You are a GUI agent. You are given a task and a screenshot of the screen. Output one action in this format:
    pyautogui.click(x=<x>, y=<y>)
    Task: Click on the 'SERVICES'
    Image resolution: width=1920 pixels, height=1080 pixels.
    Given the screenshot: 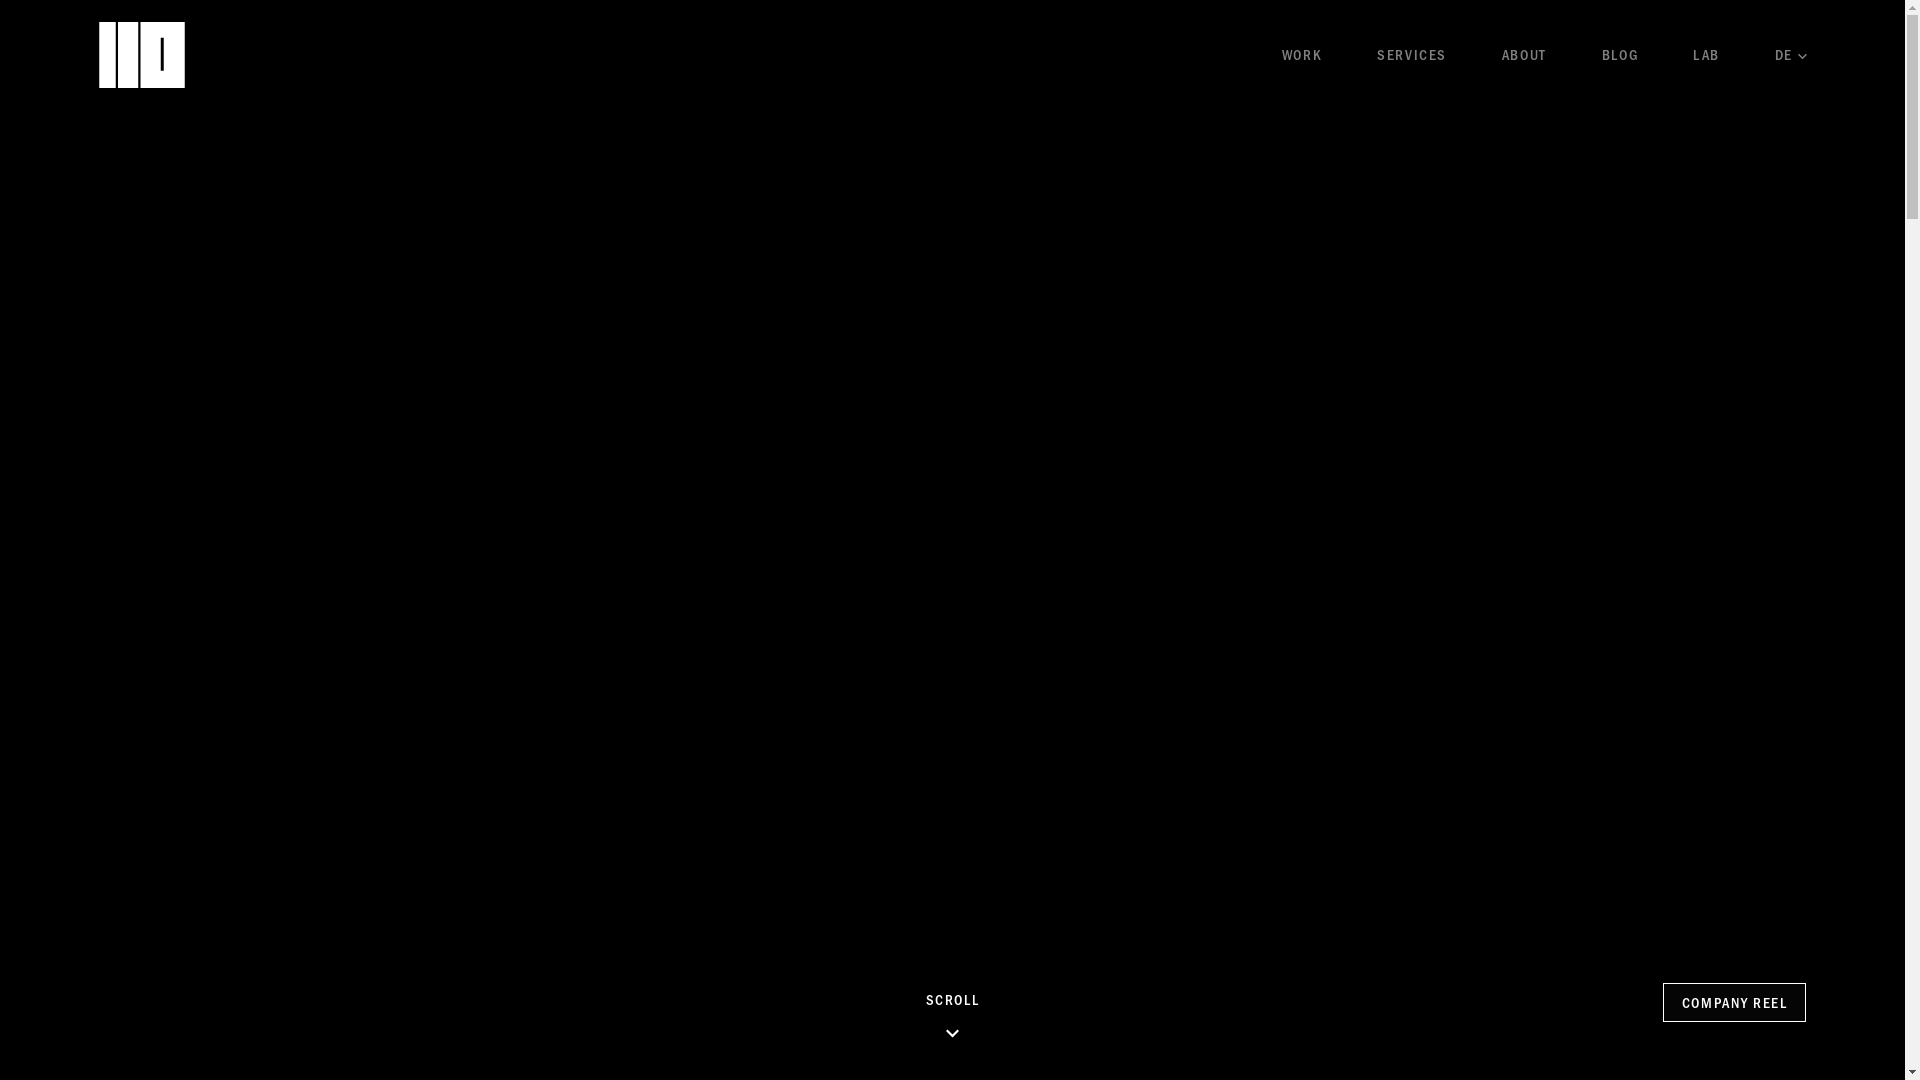 What is the action you would take?
    pyautogui.click(x=1376, y=53)
    